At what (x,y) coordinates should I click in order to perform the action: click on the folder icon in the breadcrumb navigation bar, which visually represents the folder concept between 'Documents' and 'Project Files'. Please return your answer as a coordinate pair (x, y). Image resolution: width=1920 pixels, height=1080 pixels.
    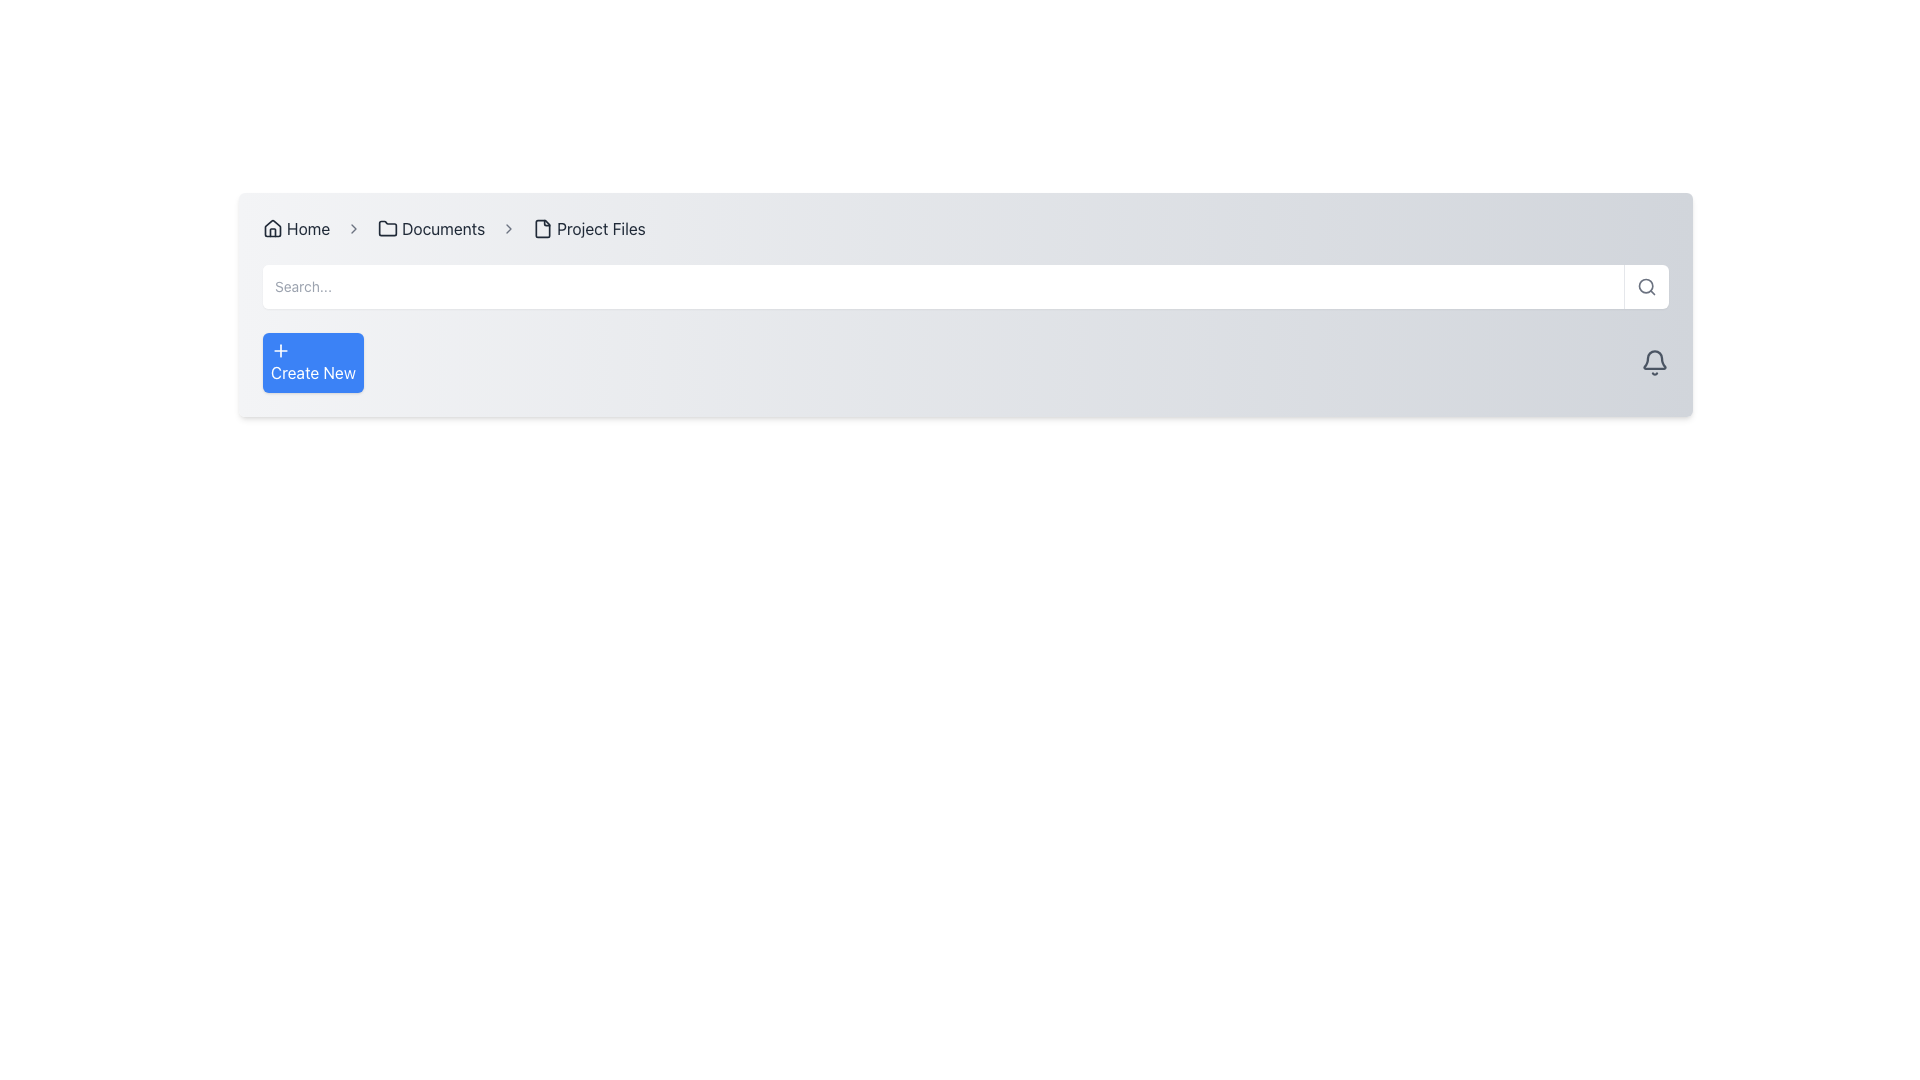
    Looking at the image, I should click on (388, 227).